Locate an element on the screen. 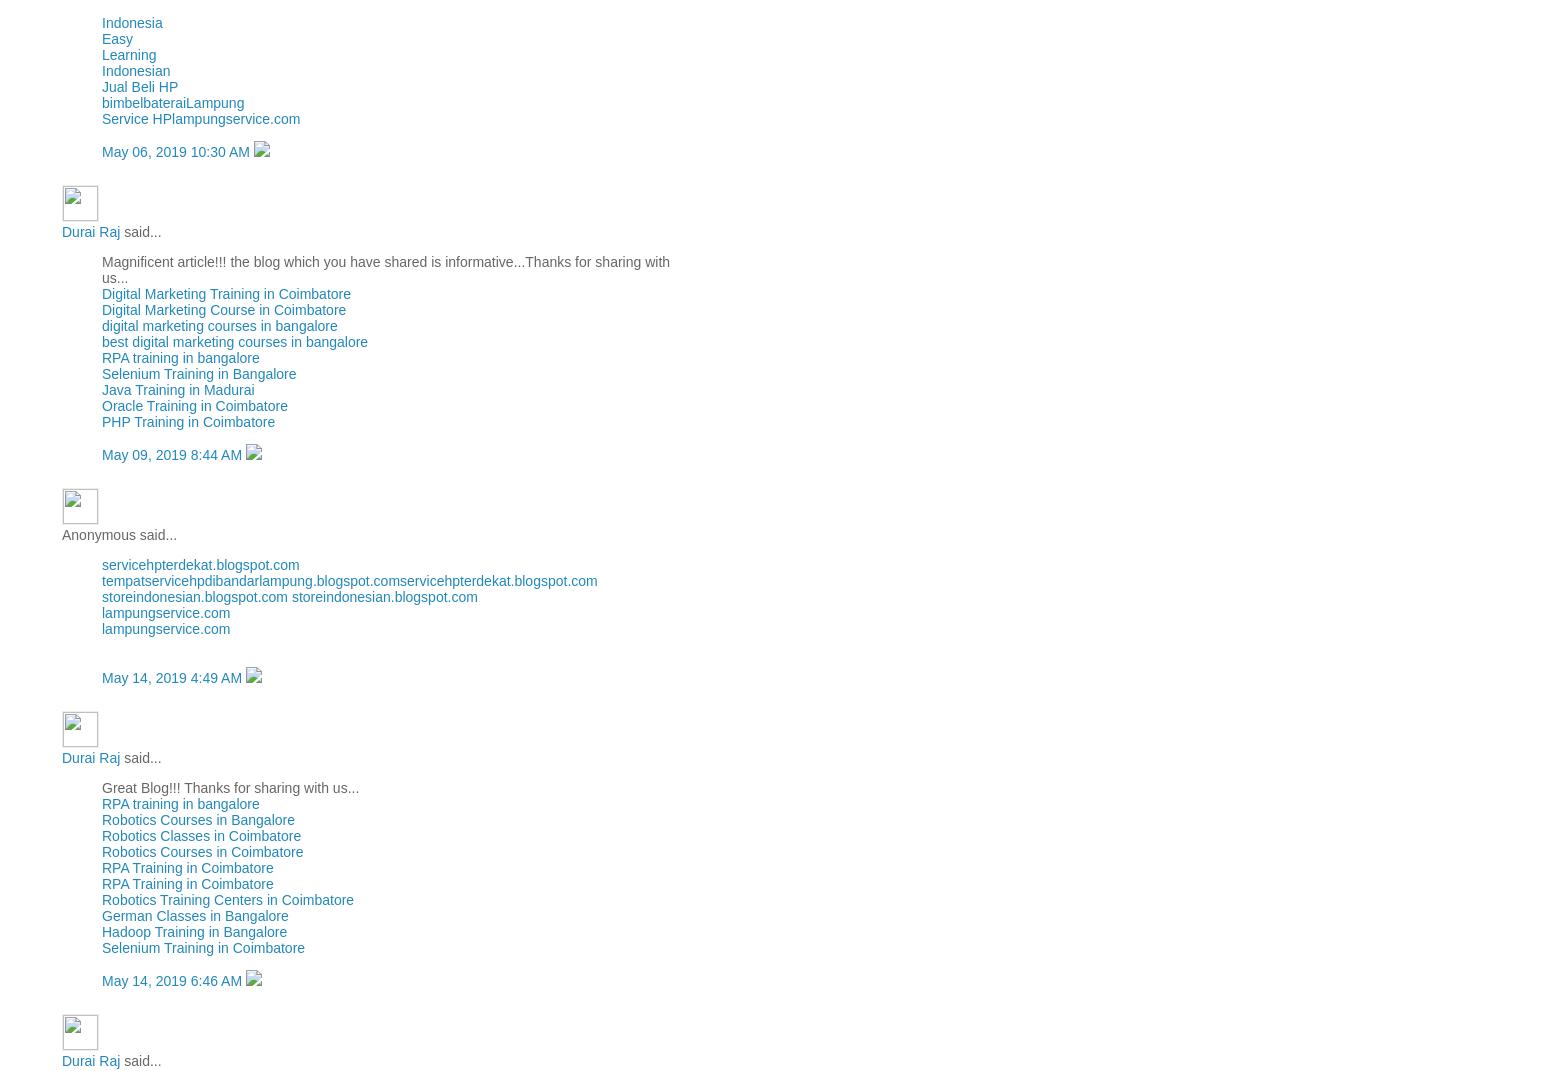 This screenshot has width=1545, height=1071. 'PHP Training in Coimbatore' is located at coordinates (188, 421).